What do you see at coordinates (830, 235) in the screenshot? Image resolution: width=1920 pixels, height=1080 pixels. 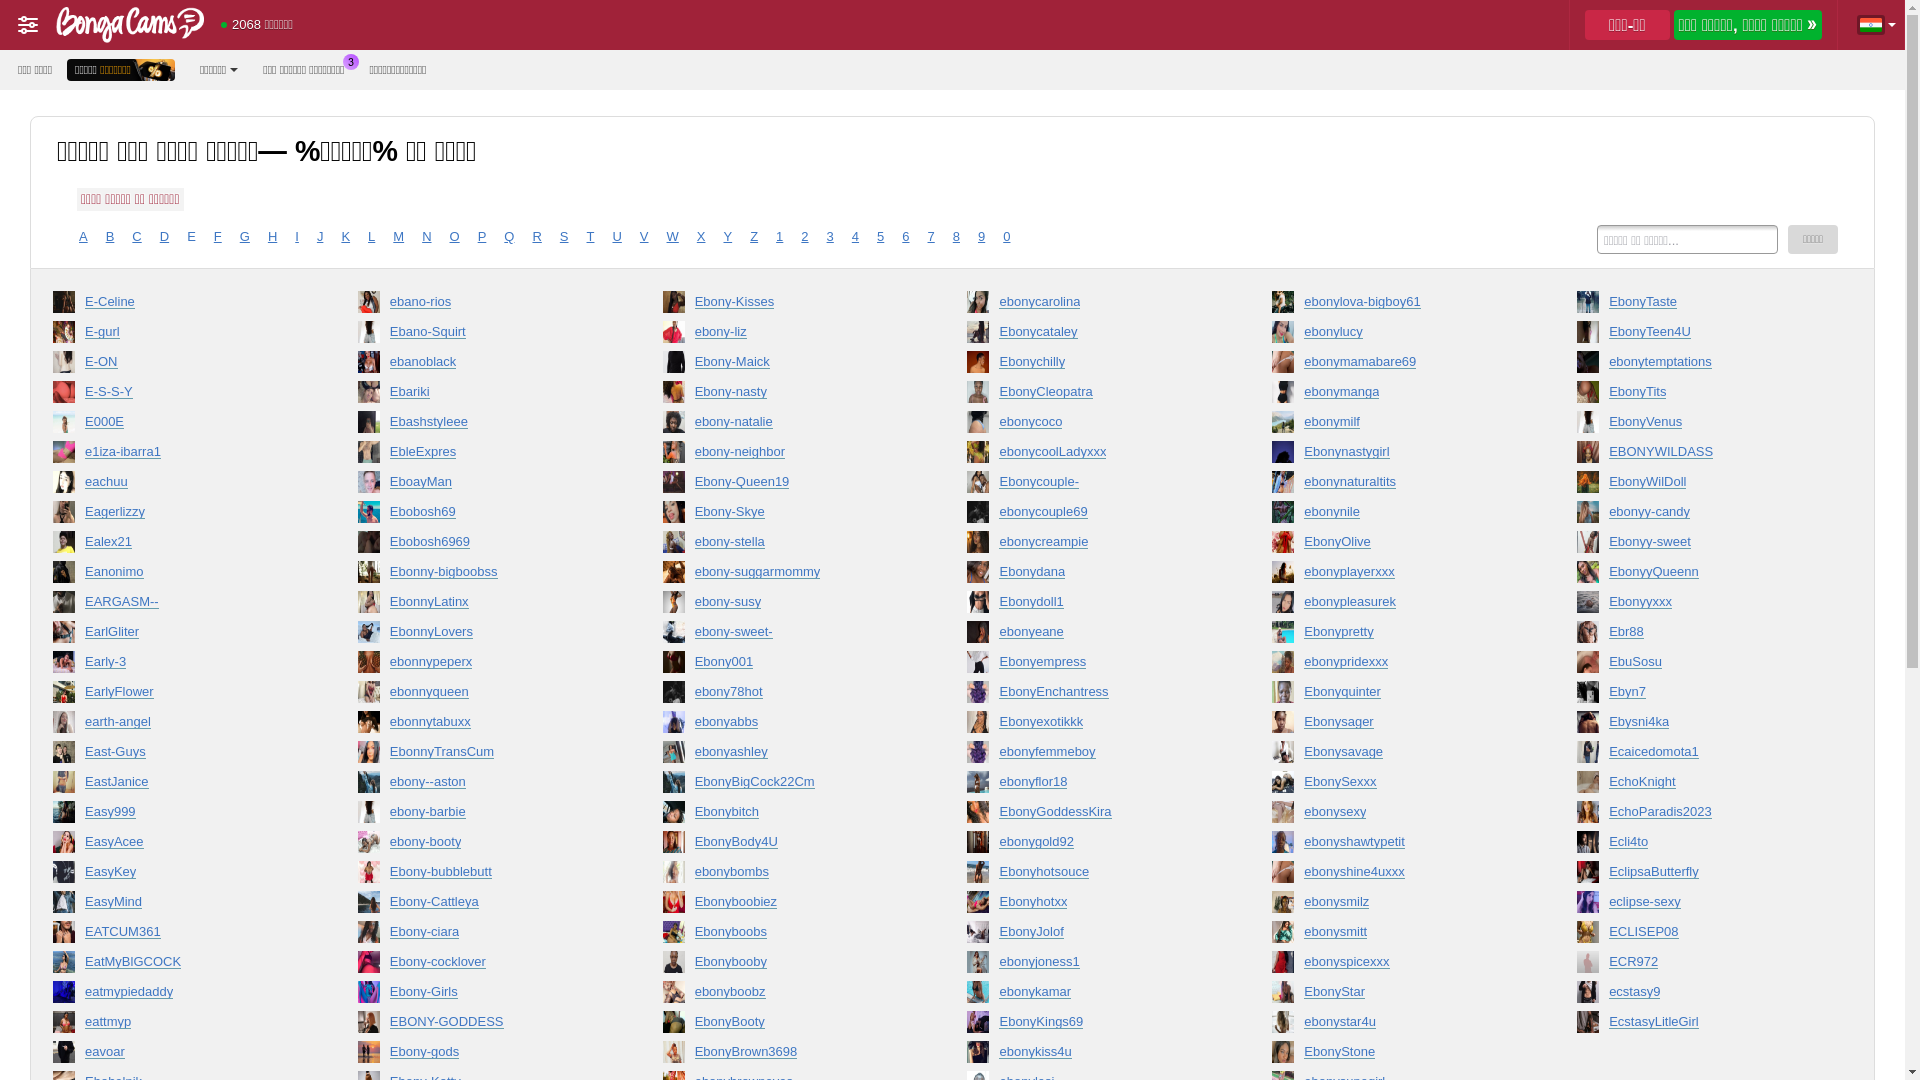 I see `'3'` at bounding box center [830, 235].